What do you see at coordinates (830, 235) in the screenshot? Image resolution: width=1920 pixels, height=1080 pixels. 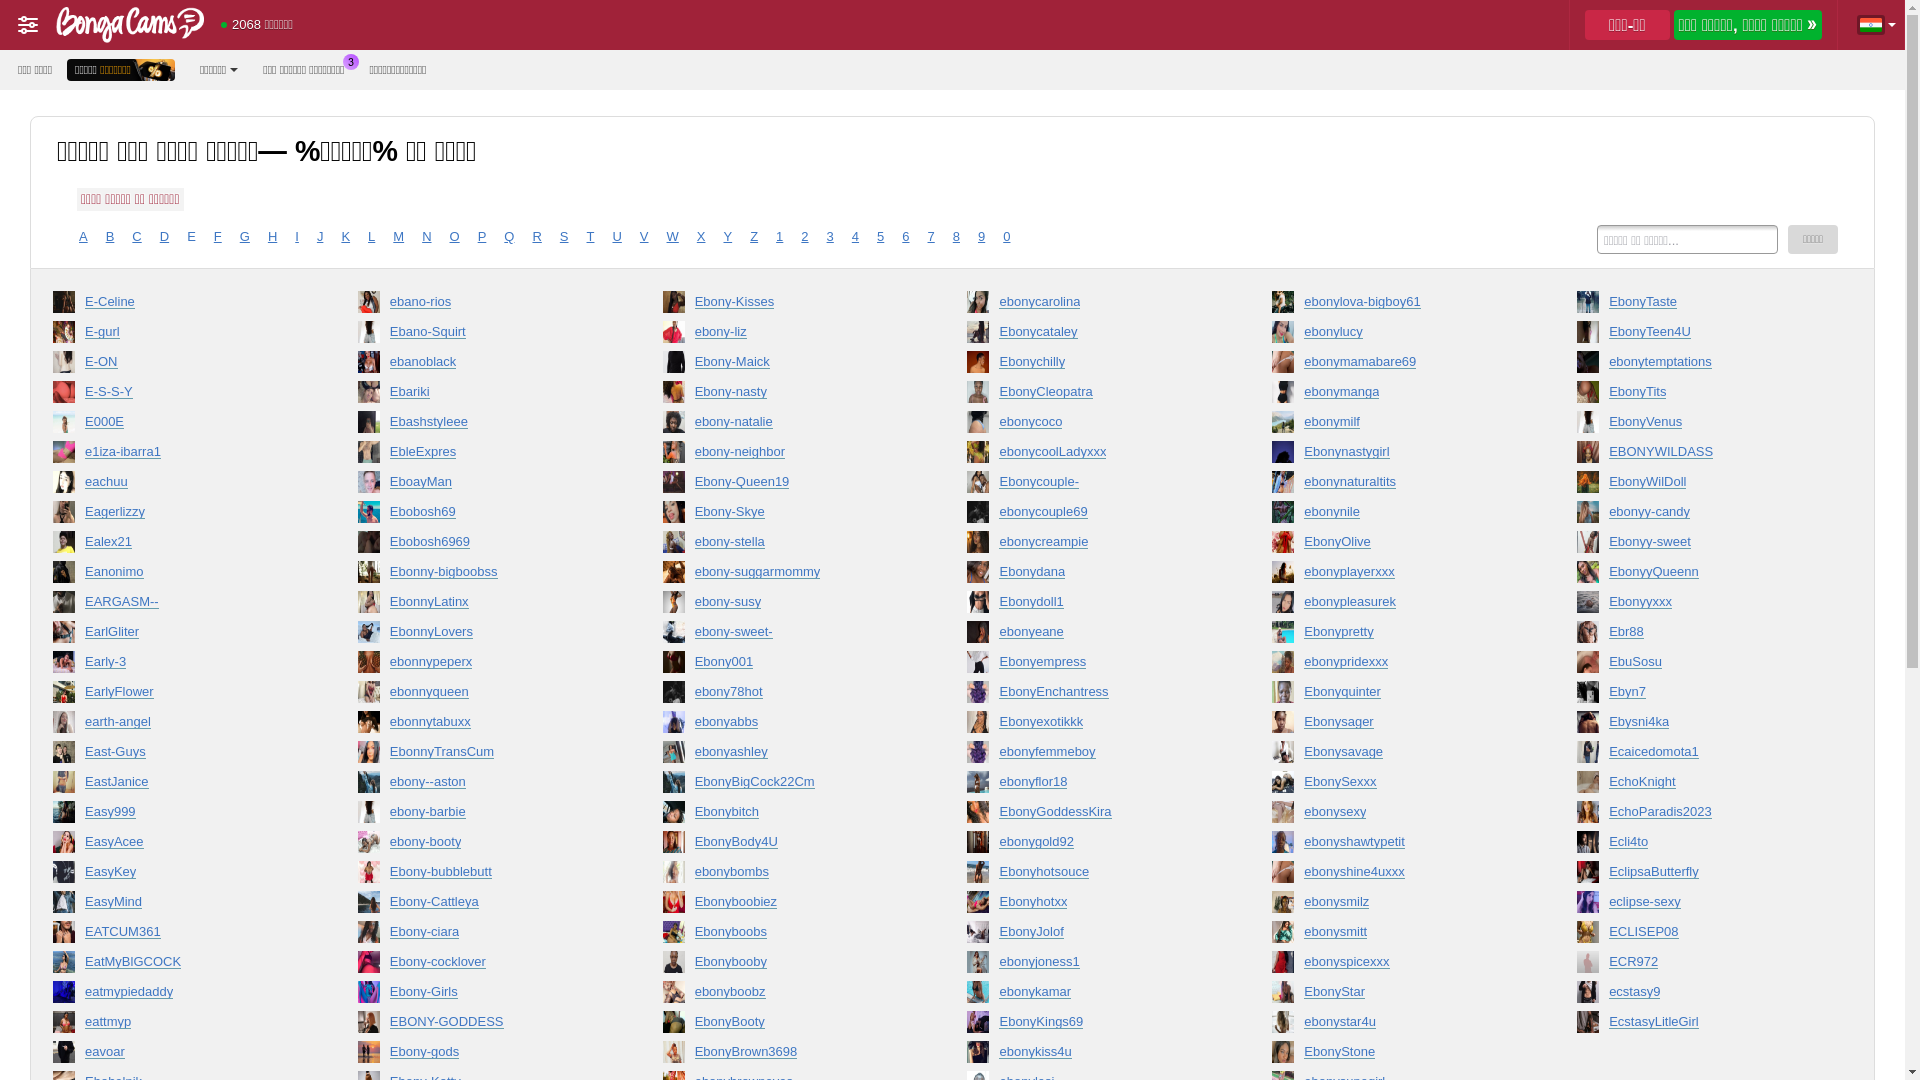 I see `'3'` at bounding box center [830, 235].